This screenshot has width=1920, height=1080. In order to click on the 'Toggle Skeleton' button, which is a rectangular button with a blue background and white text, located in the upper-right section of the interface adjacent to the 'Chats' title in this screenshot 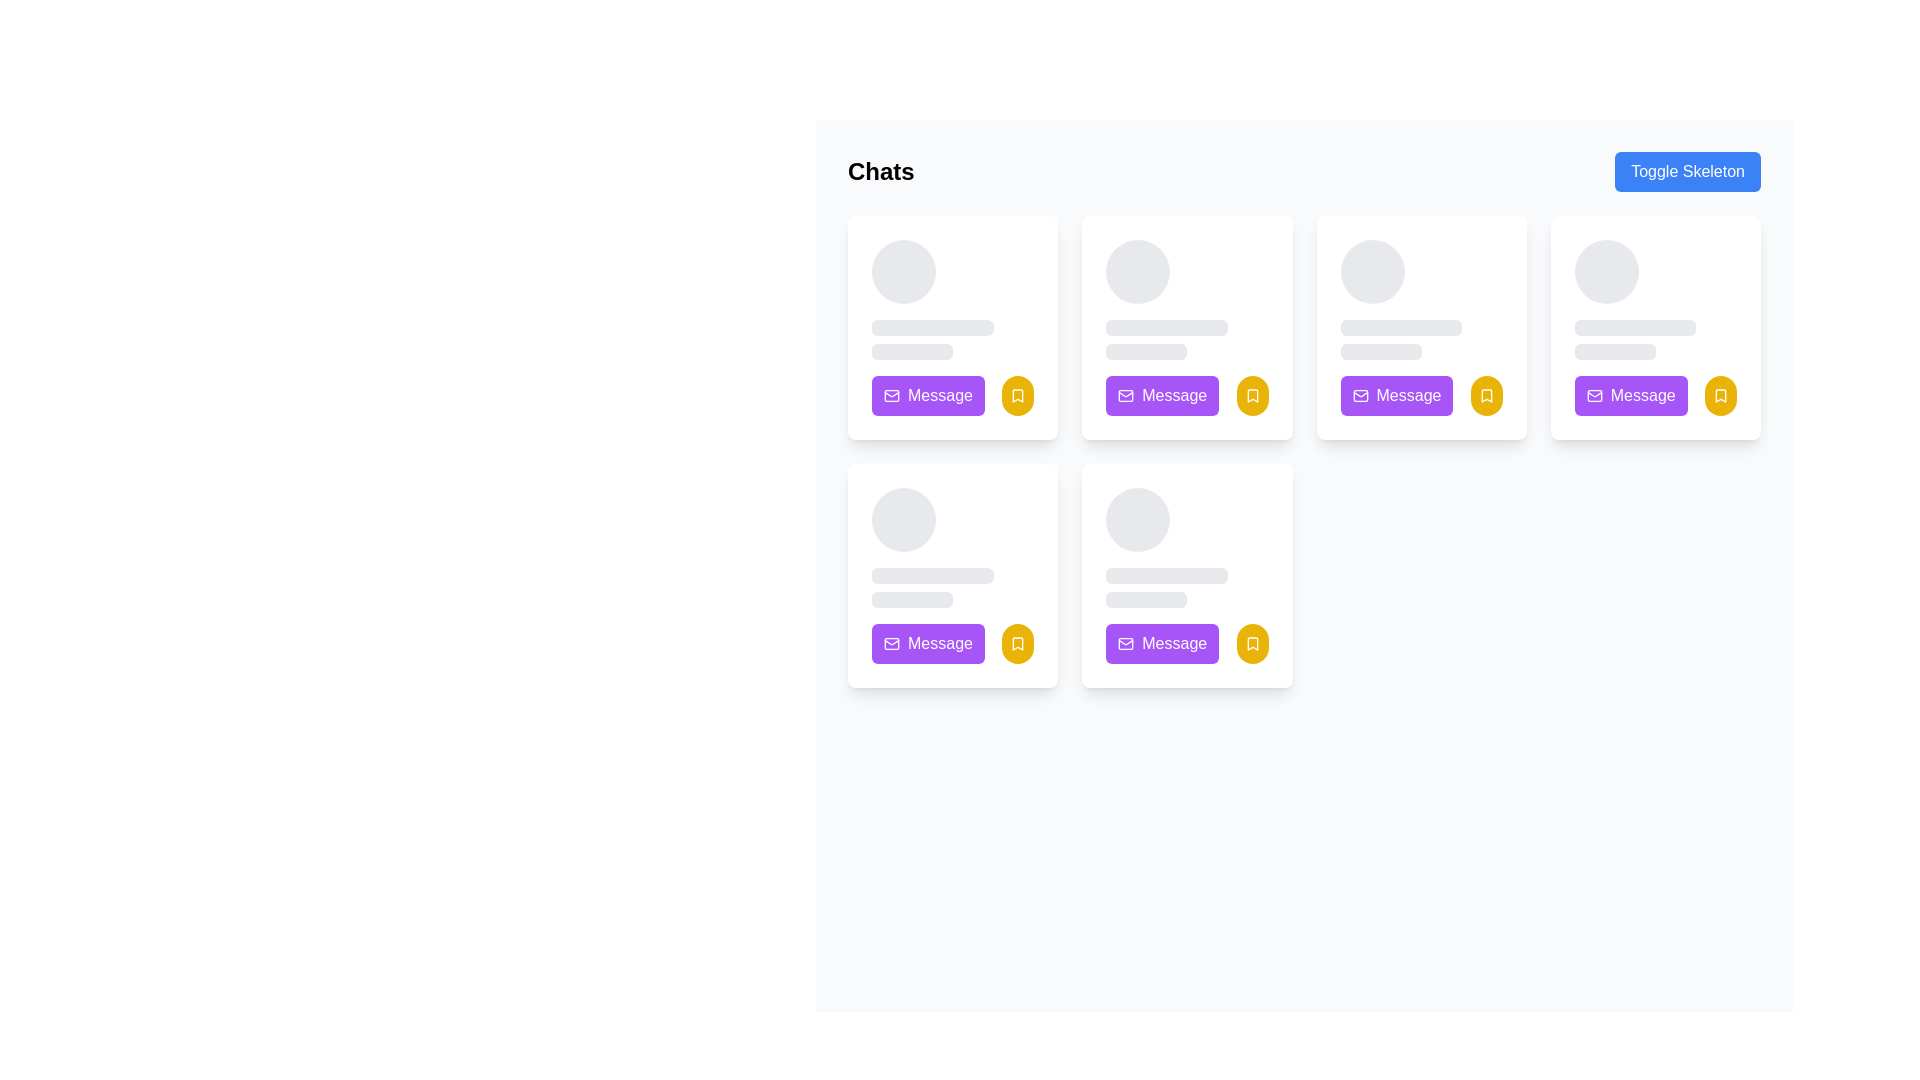, I will do `click(1687, 171)`.